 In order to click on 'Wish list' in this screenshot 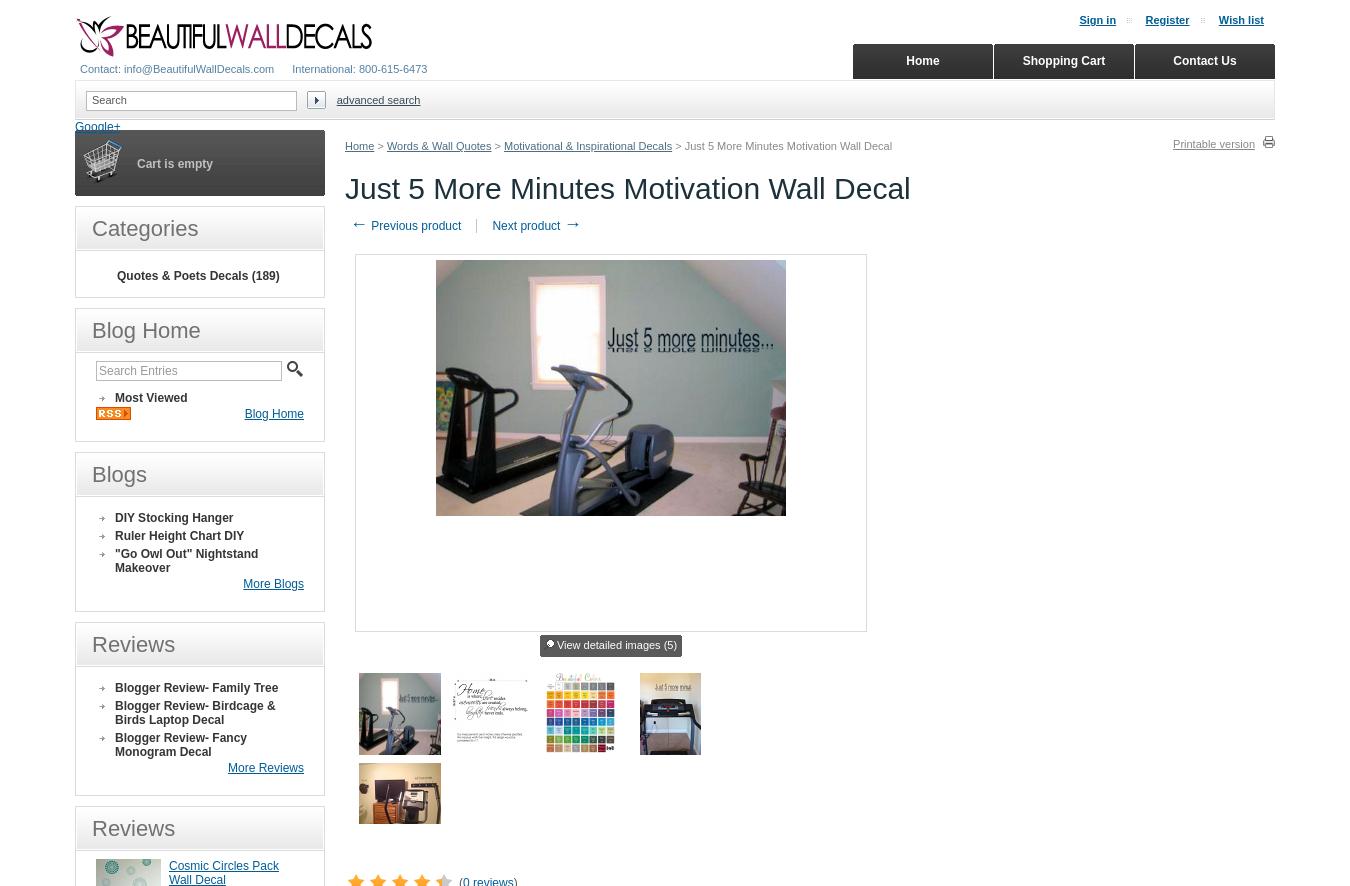, I will do `click(1241, 20)`.